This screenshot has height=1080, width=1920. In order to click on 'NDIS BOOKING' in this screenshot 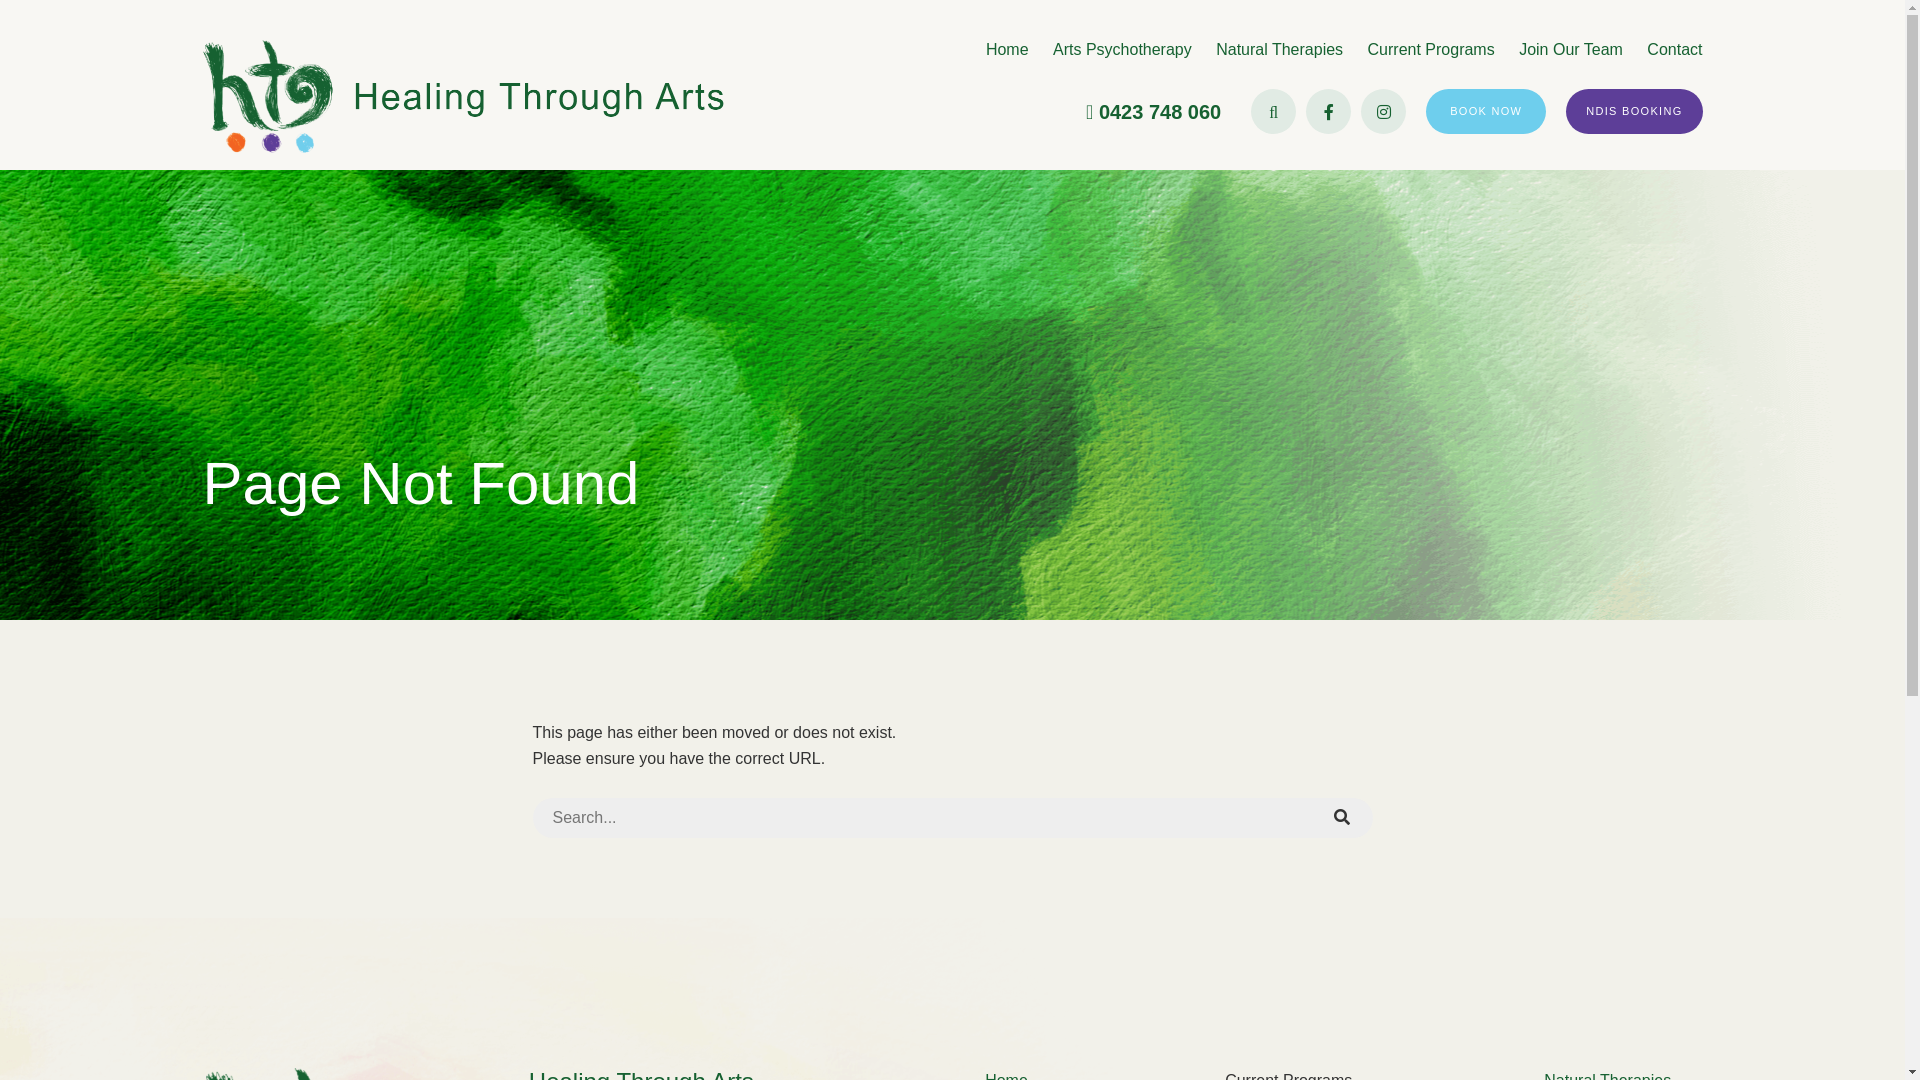, I will do `click(1564, 111)`.